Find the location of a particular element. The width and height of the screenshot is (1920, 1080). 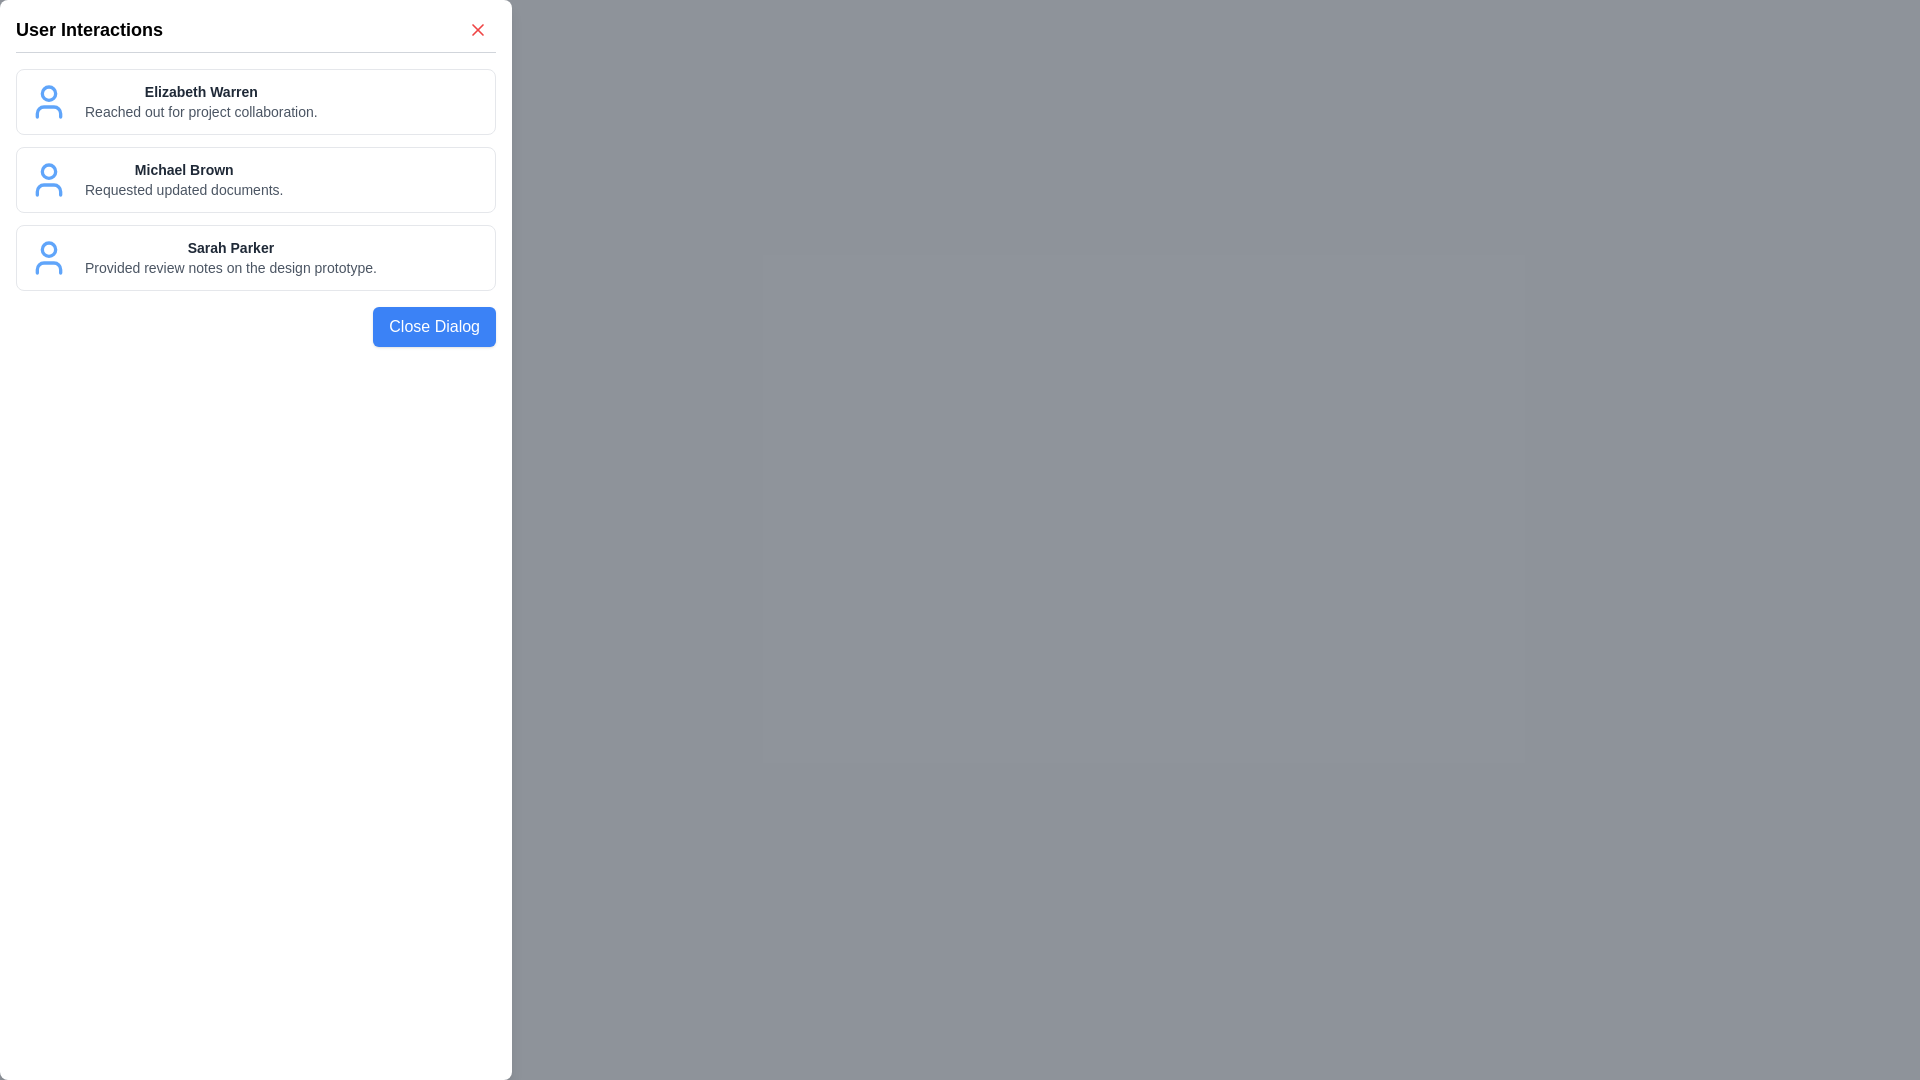

the 'Close Dialog' button to close the dialog is located at coordinates (433, 326).